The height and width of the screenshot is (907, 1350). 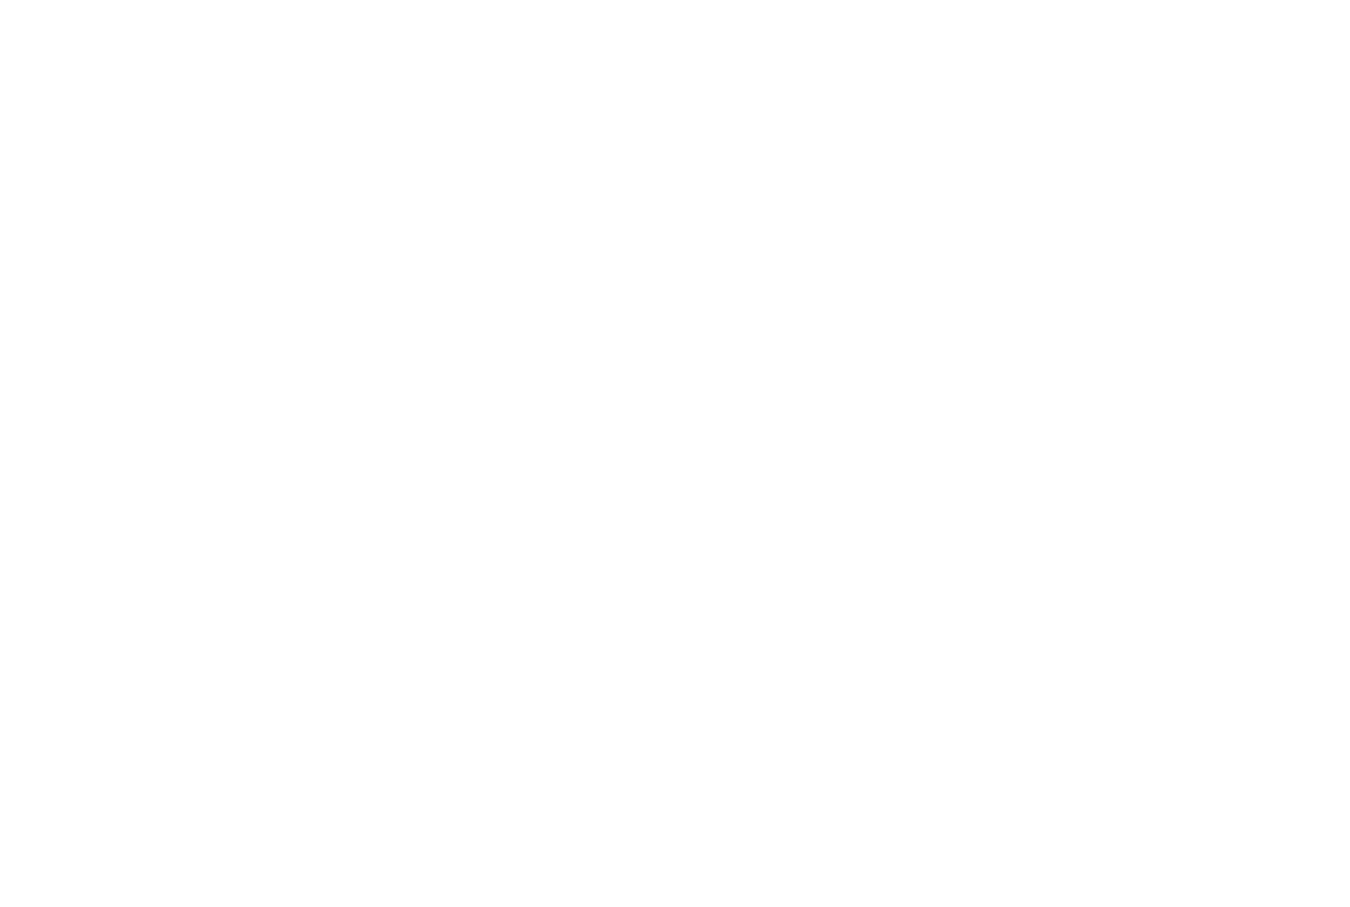 I want to click on 'Landfill', so click(x=811, y=201).